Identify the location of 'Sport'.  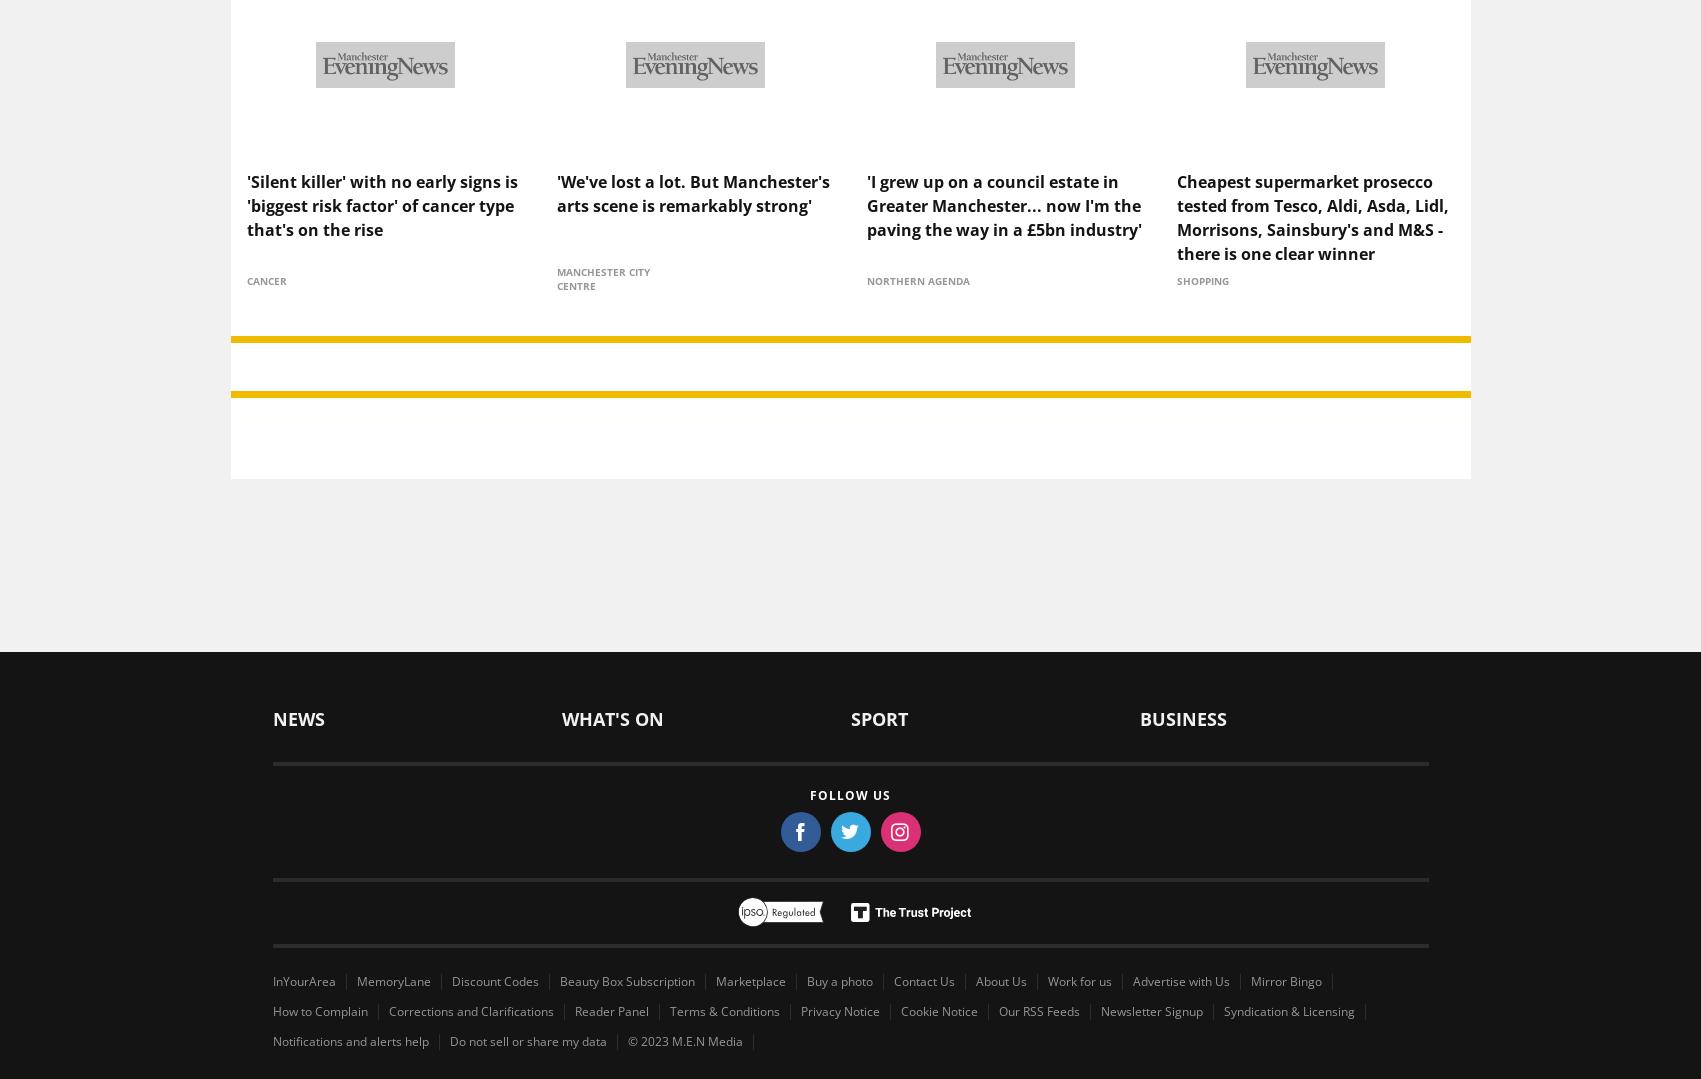
(877, 684).